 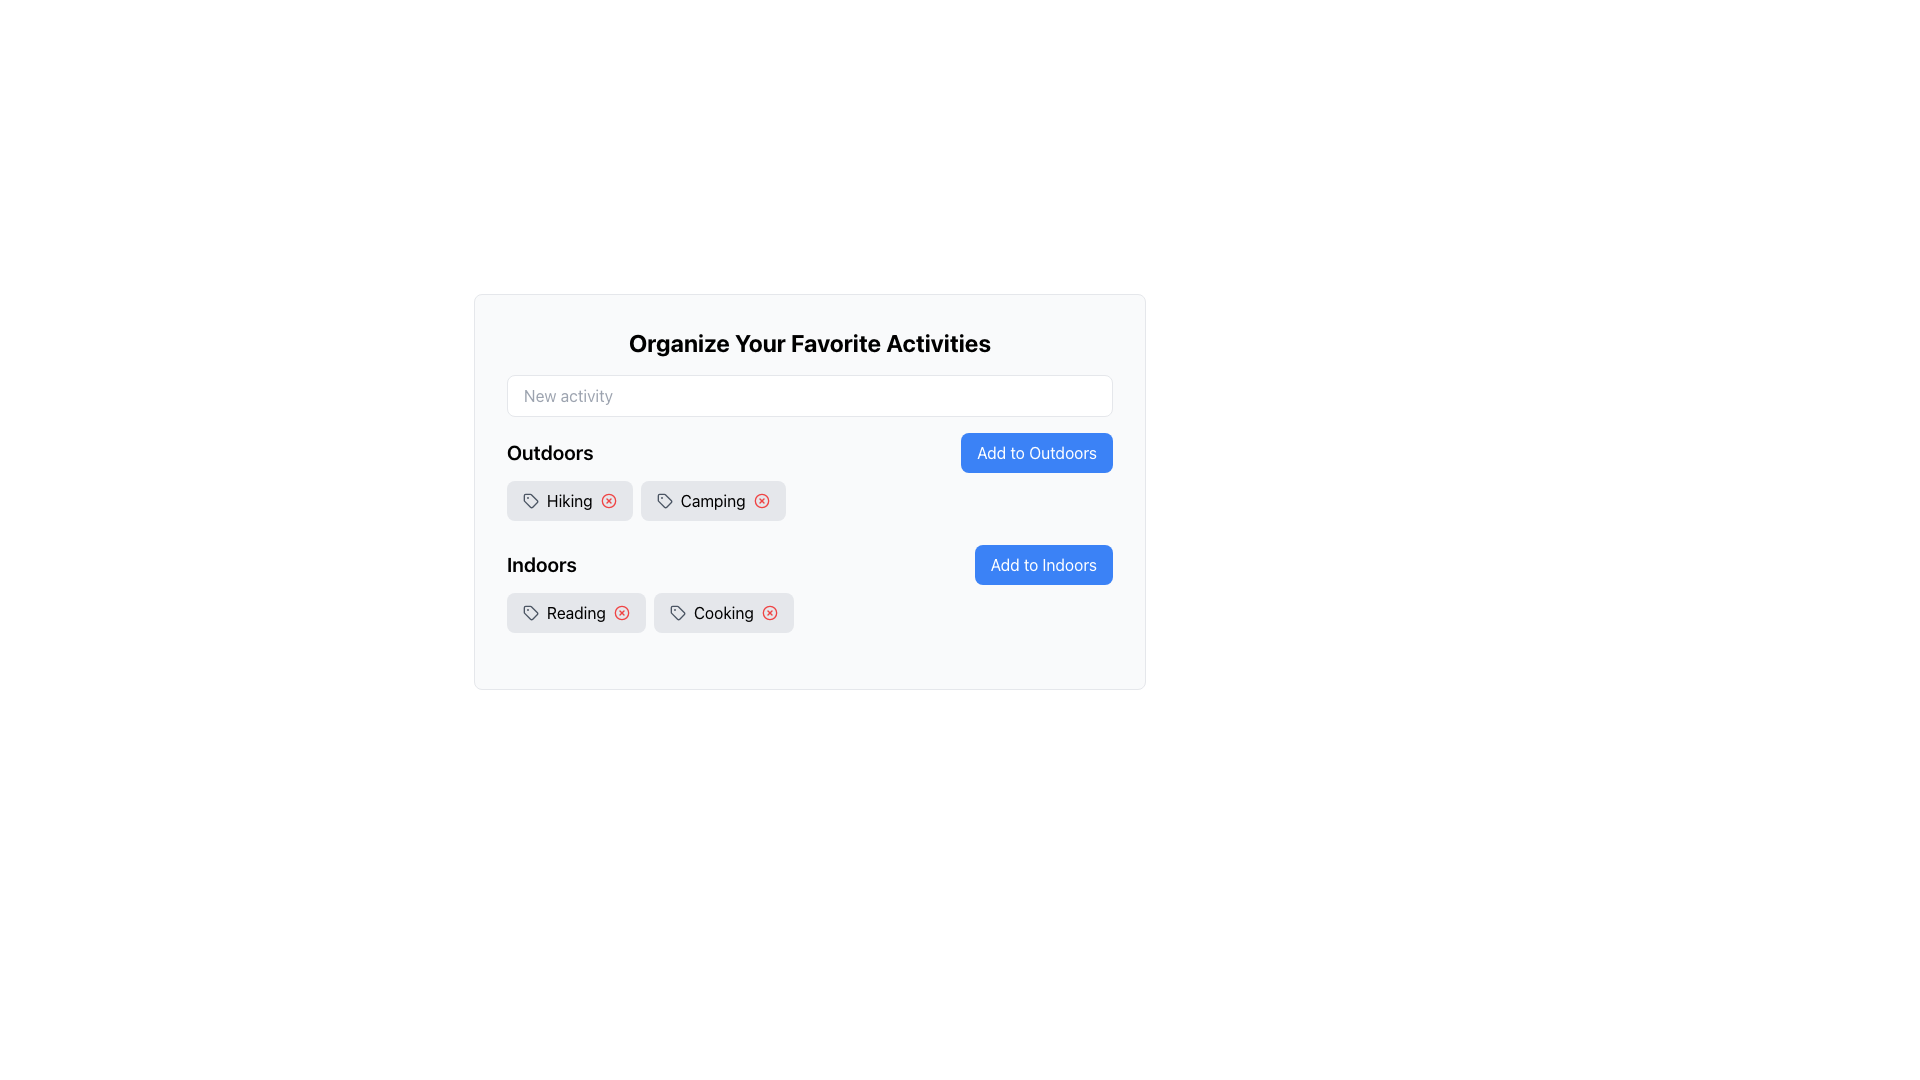 I want to click on the tag-shaped SVG icon located in the 'Indoors' section, just before the 'Reading' text, so click(x=531, y=612).